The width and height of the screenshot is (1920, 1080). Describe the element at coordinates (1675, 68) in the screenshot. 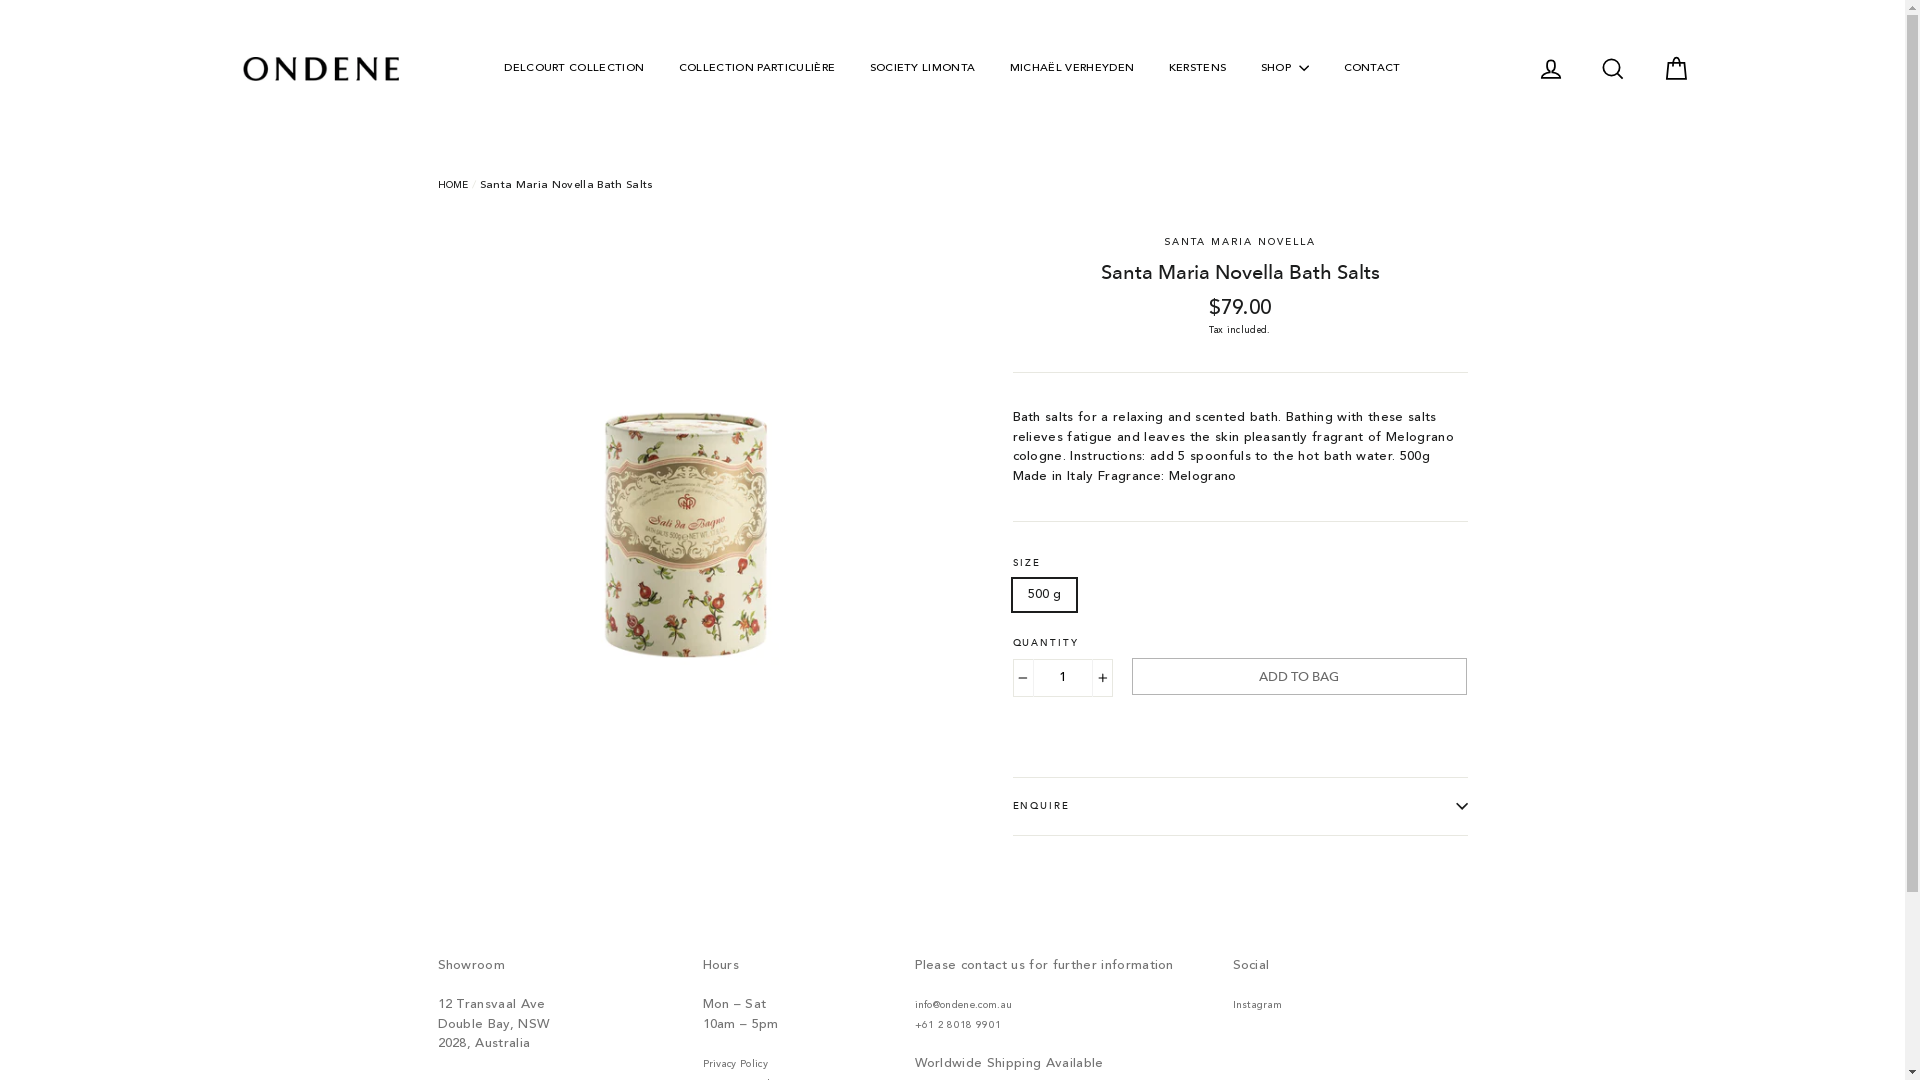

I see `'Cart'` at that location.